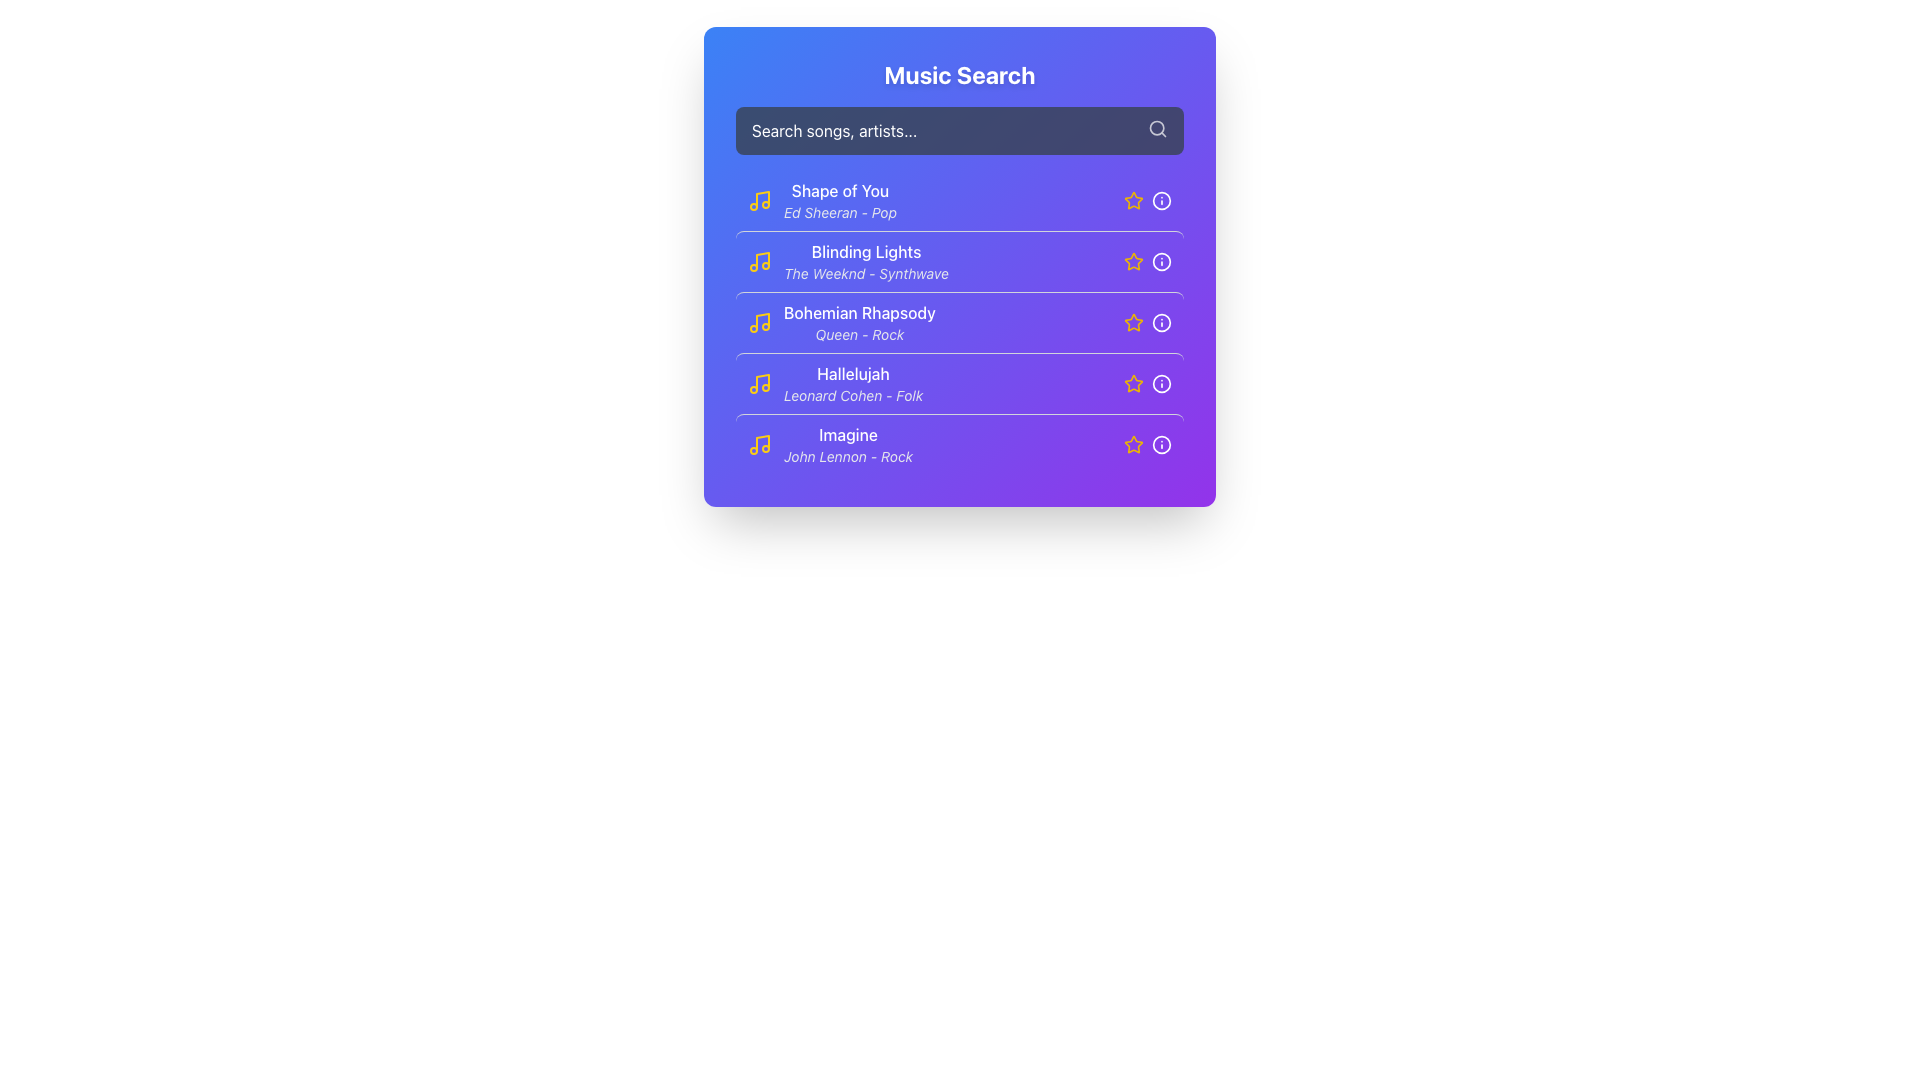  What do you see at coordinates (1161, 384) in the screenshot?
I see `the circular icon located on the right side of the 'Hallelujah - Leonard Cohen' song row in the Music Search card interface` at bounding box center [1161, 384].